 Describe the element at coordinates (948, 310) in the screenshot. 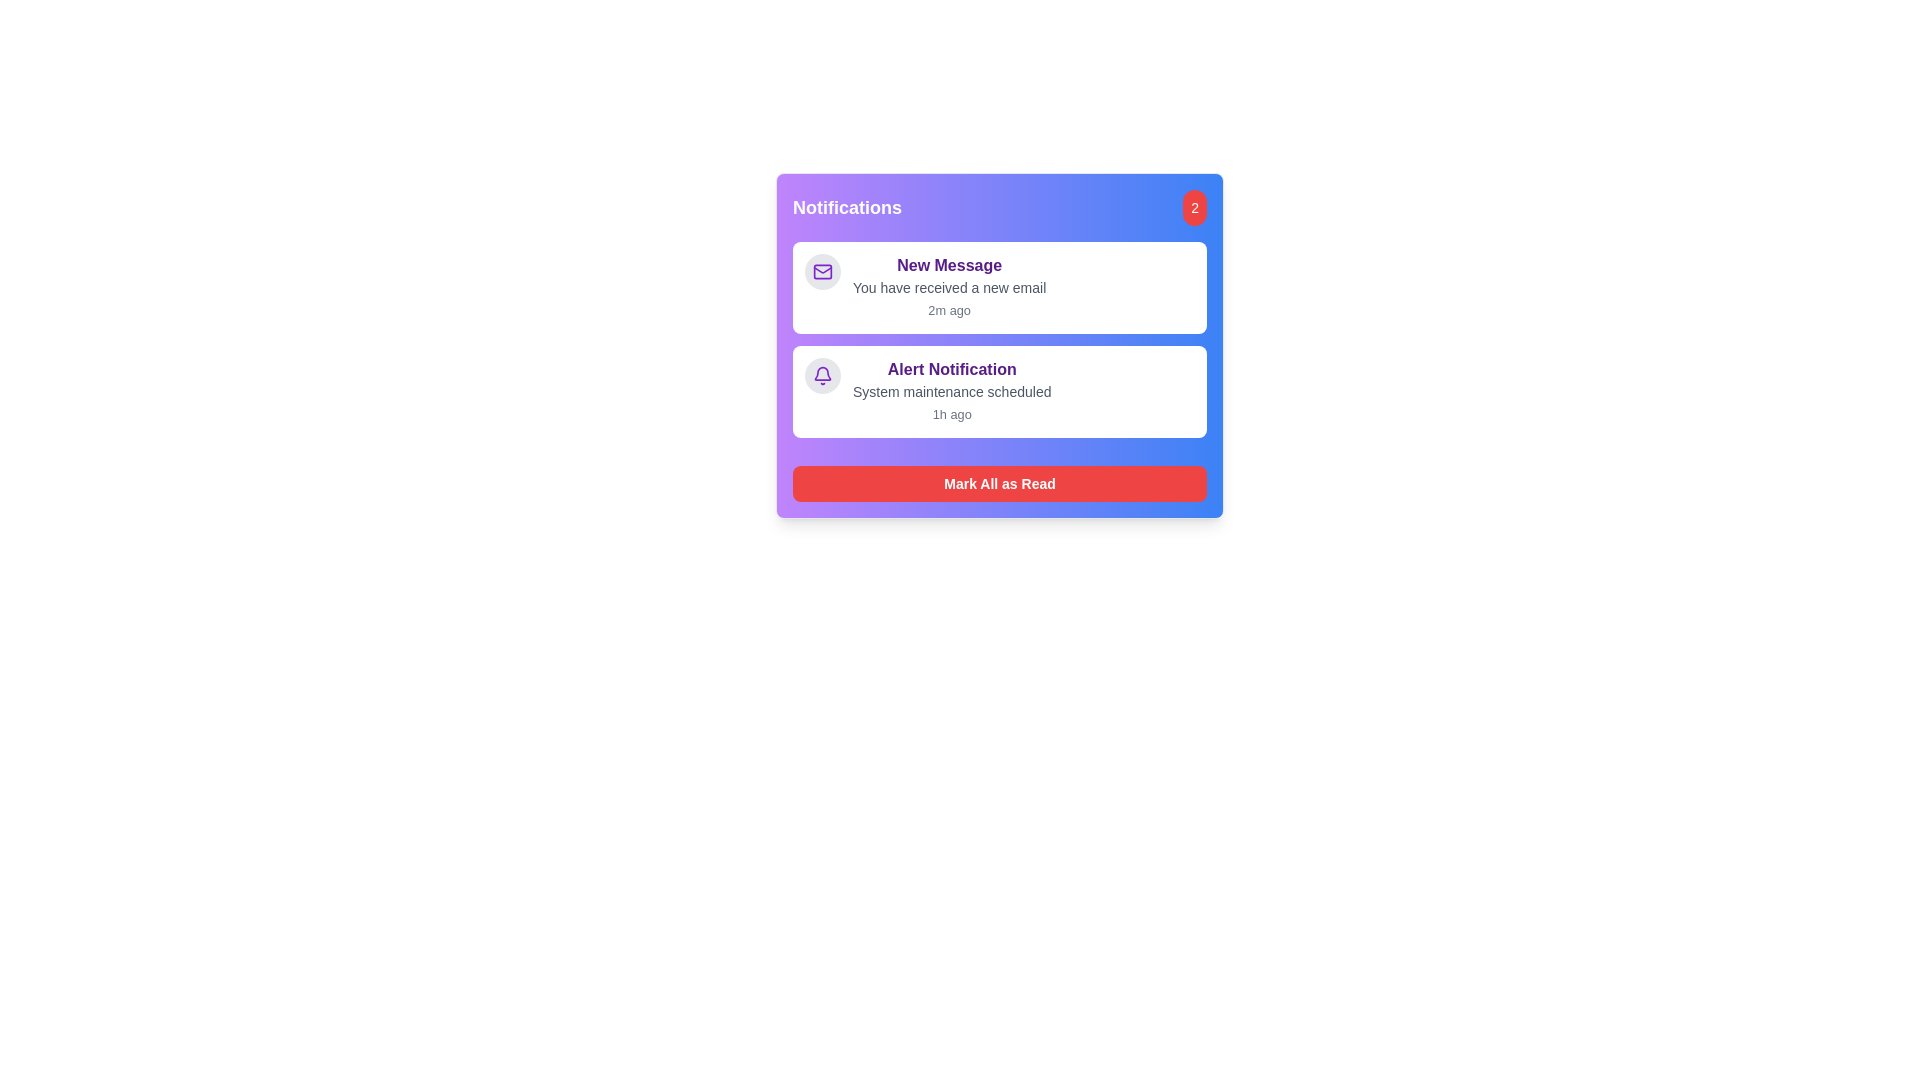

I see `the text label reading '2m ago,' styled in gray, located within the notification box below the message 'You have received a new email.'` at that location.